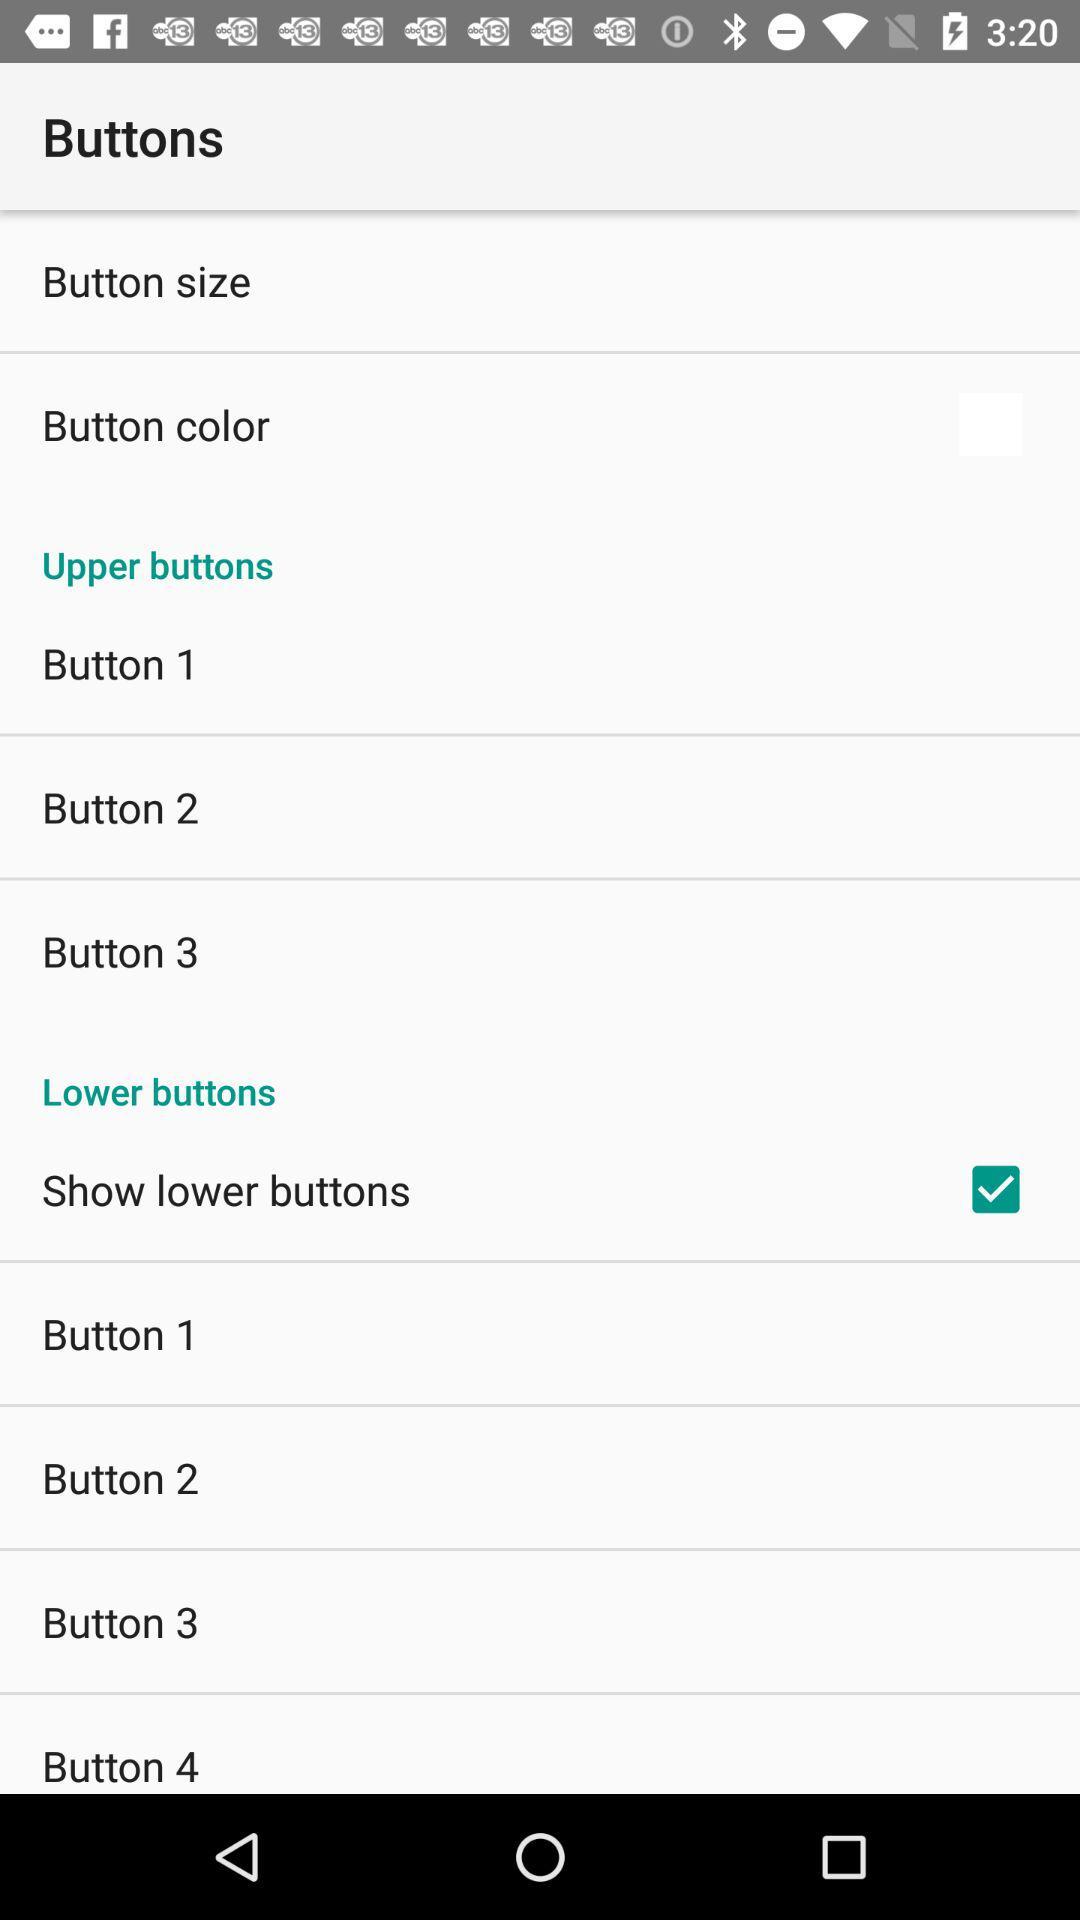 The image size is (1080, 1920). I want to click on app to the right of button color app, so click(990, 423).